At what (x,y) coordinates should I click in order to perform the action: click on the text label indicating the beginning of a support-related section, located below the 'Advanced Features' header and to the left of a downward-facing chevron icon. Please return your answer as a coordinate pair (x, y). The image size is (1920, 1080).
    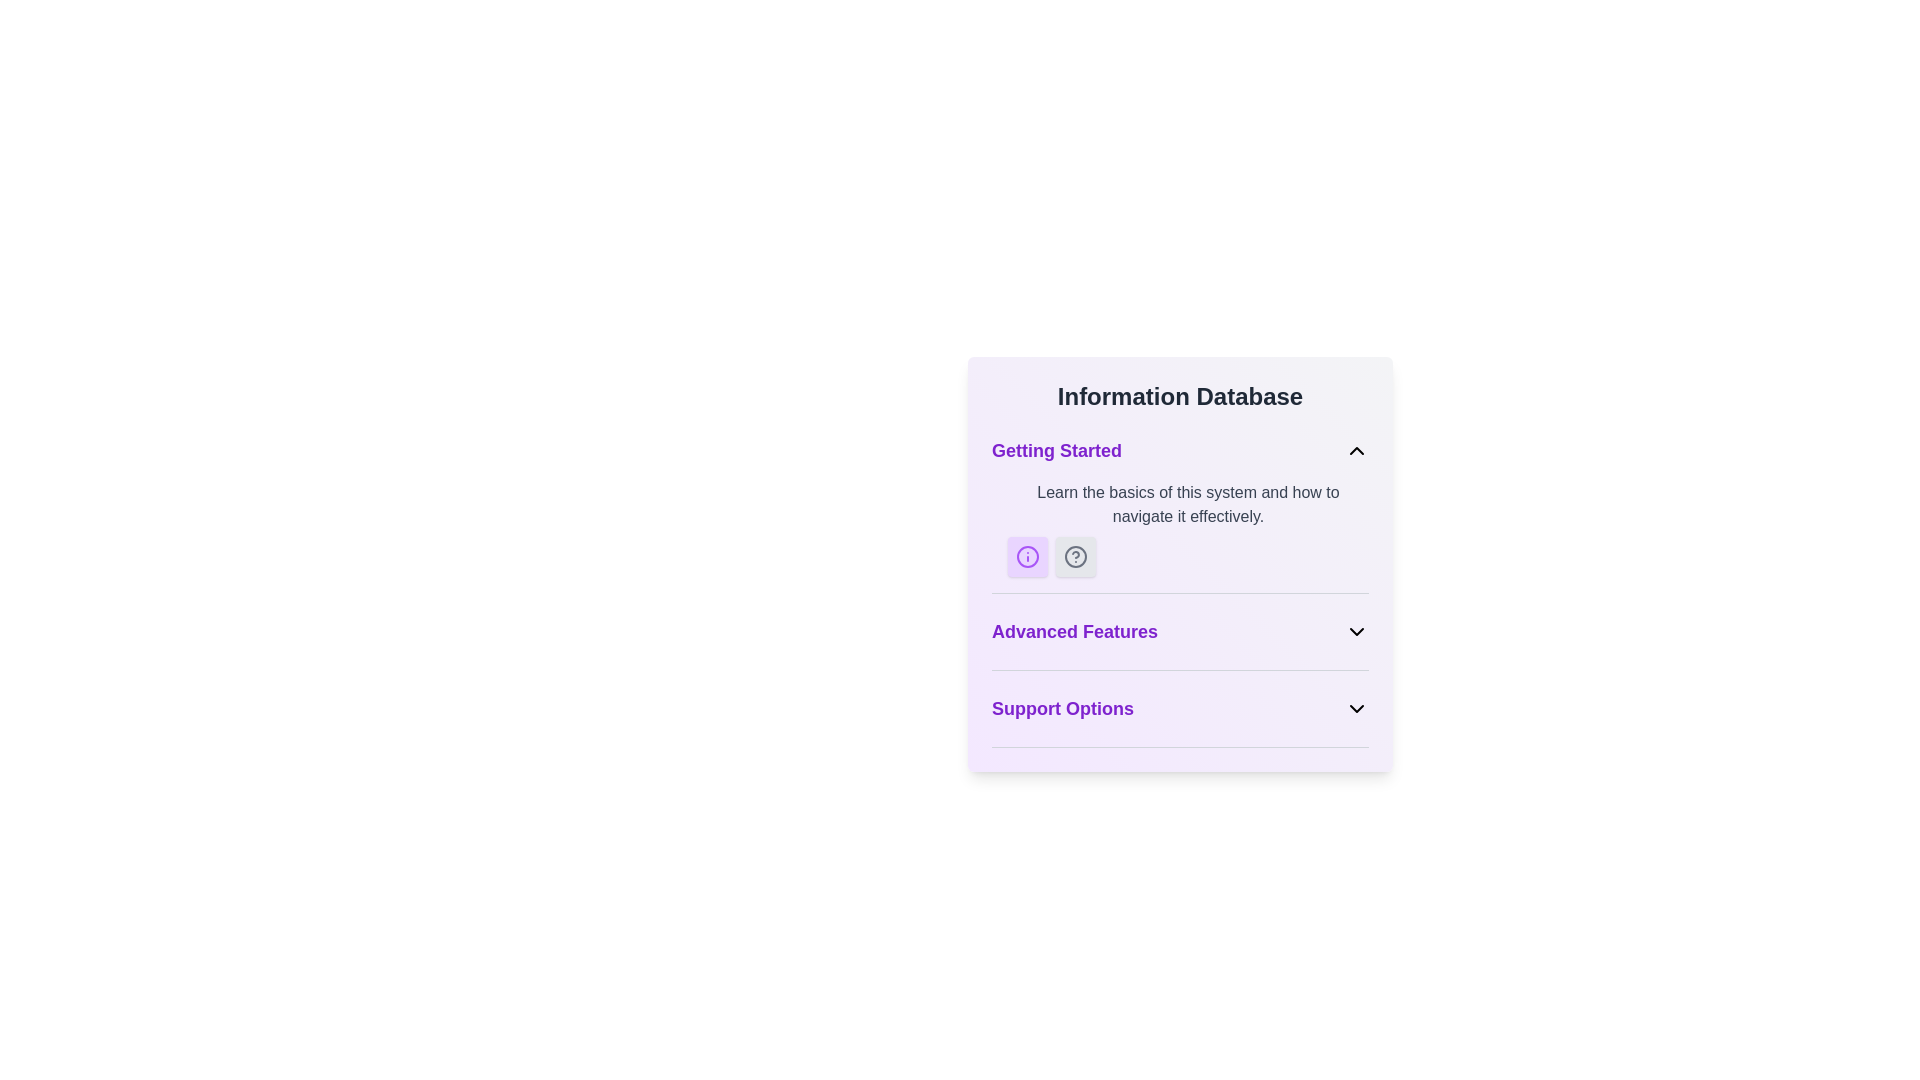
    Looking at the image, I should click on (1061, 708).